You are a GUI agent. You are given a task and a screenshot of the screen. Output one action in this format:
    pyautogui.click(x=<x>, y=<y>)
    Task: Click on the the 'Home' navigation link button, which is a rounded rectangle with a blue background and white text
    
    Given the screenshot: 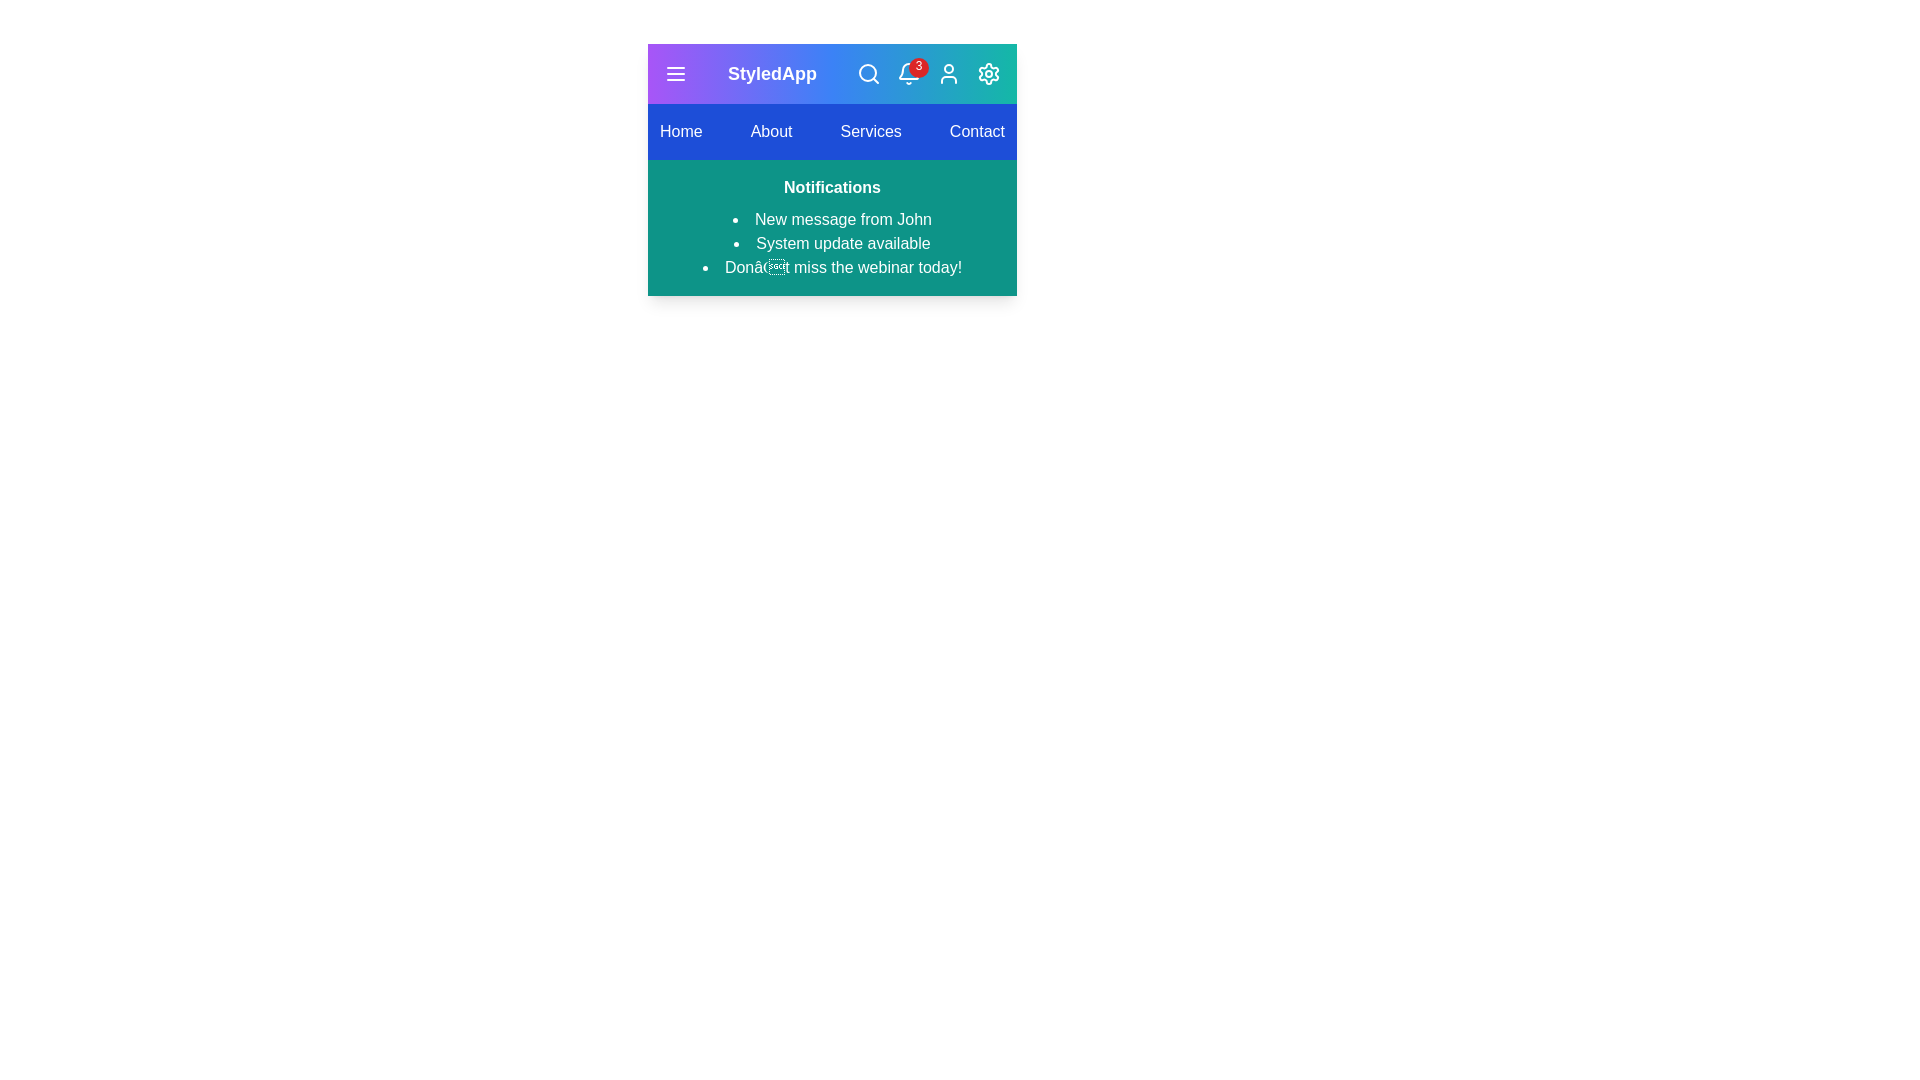 What is the action you would take?
    pyautogui.click(x=681, y=131)
    